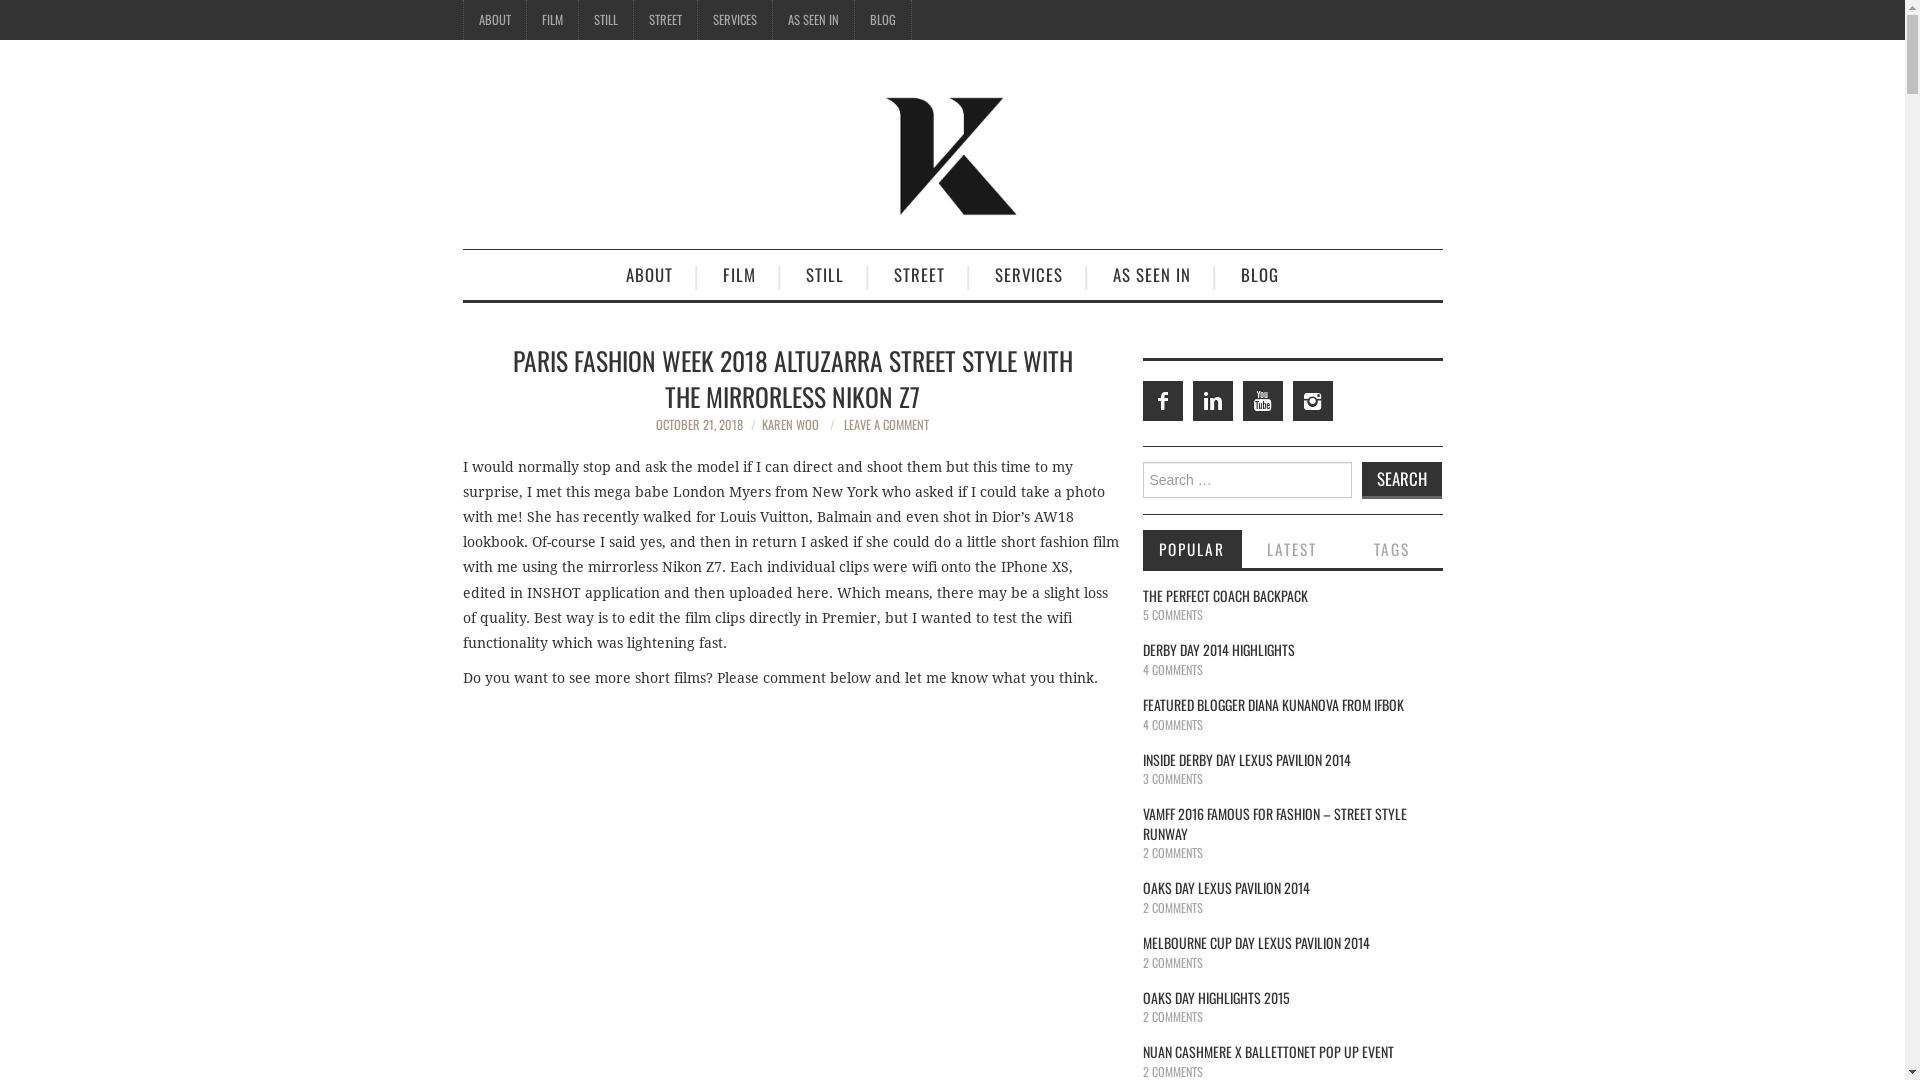 The height and width of the screenshot is (1080, 1920). I want to click on 'Instagram', so click(1311, 401).